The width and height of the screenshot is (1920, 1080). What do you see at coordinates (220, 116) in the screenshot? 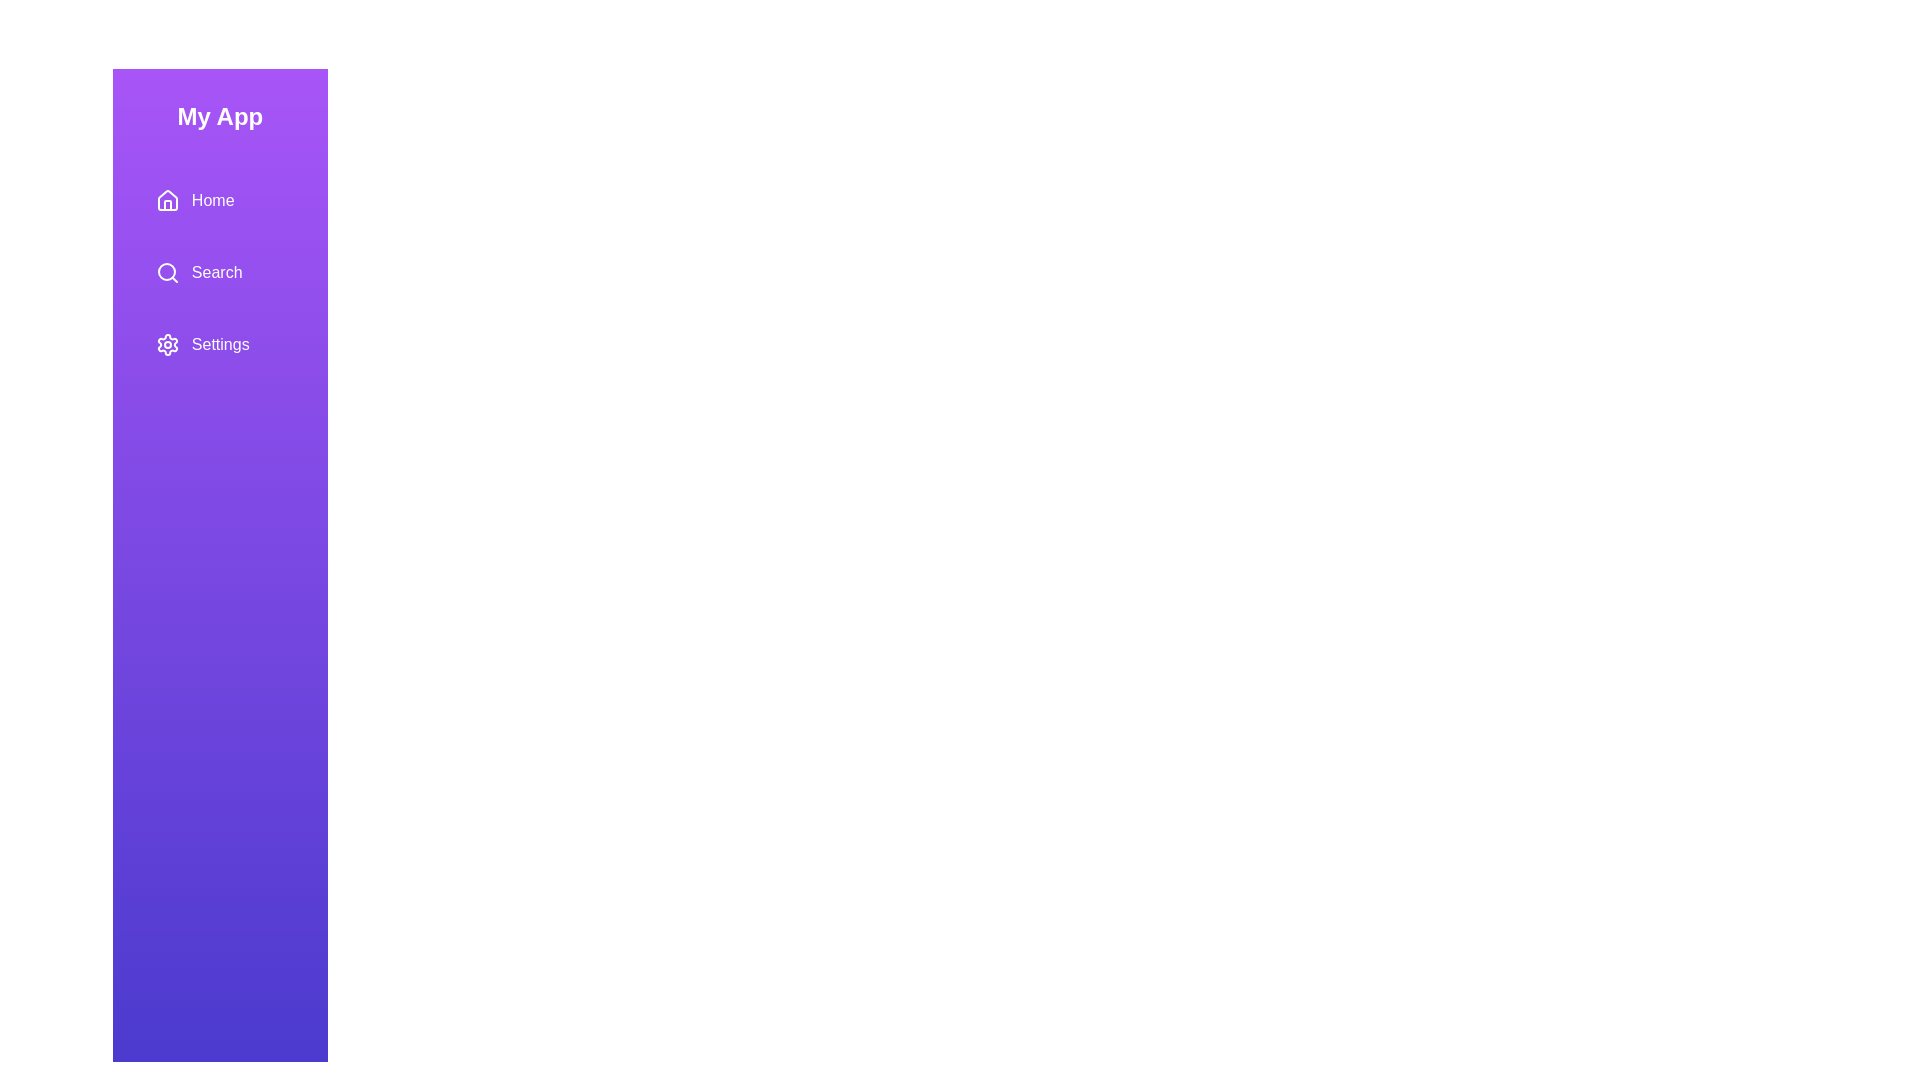
I see `the application title 'My App'` at bounding box center [220, 116].